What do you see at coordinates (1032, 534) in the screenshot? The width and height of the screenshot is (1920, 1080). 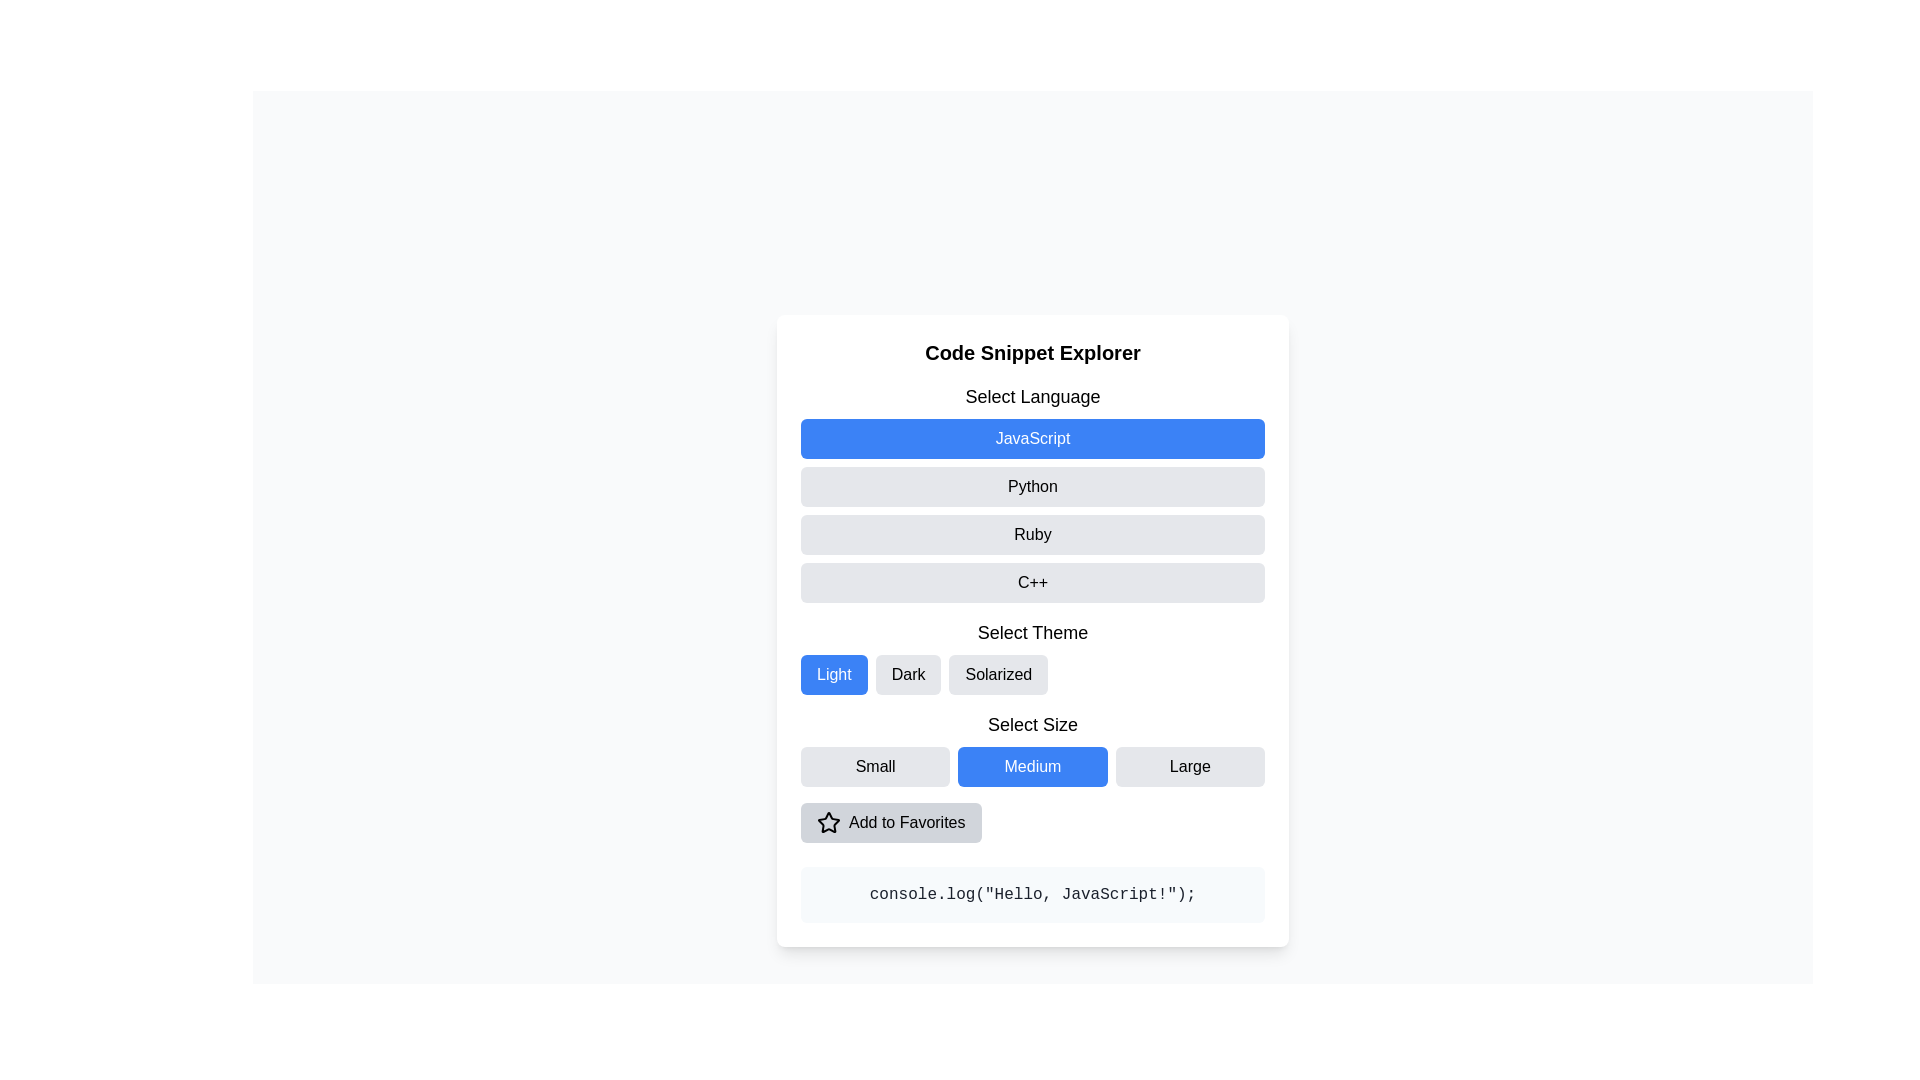 I see `the selectable button labeled 'Ruby', which is the third button in a vertically stacked group of four buttons` at bounding box center [1032, 534].